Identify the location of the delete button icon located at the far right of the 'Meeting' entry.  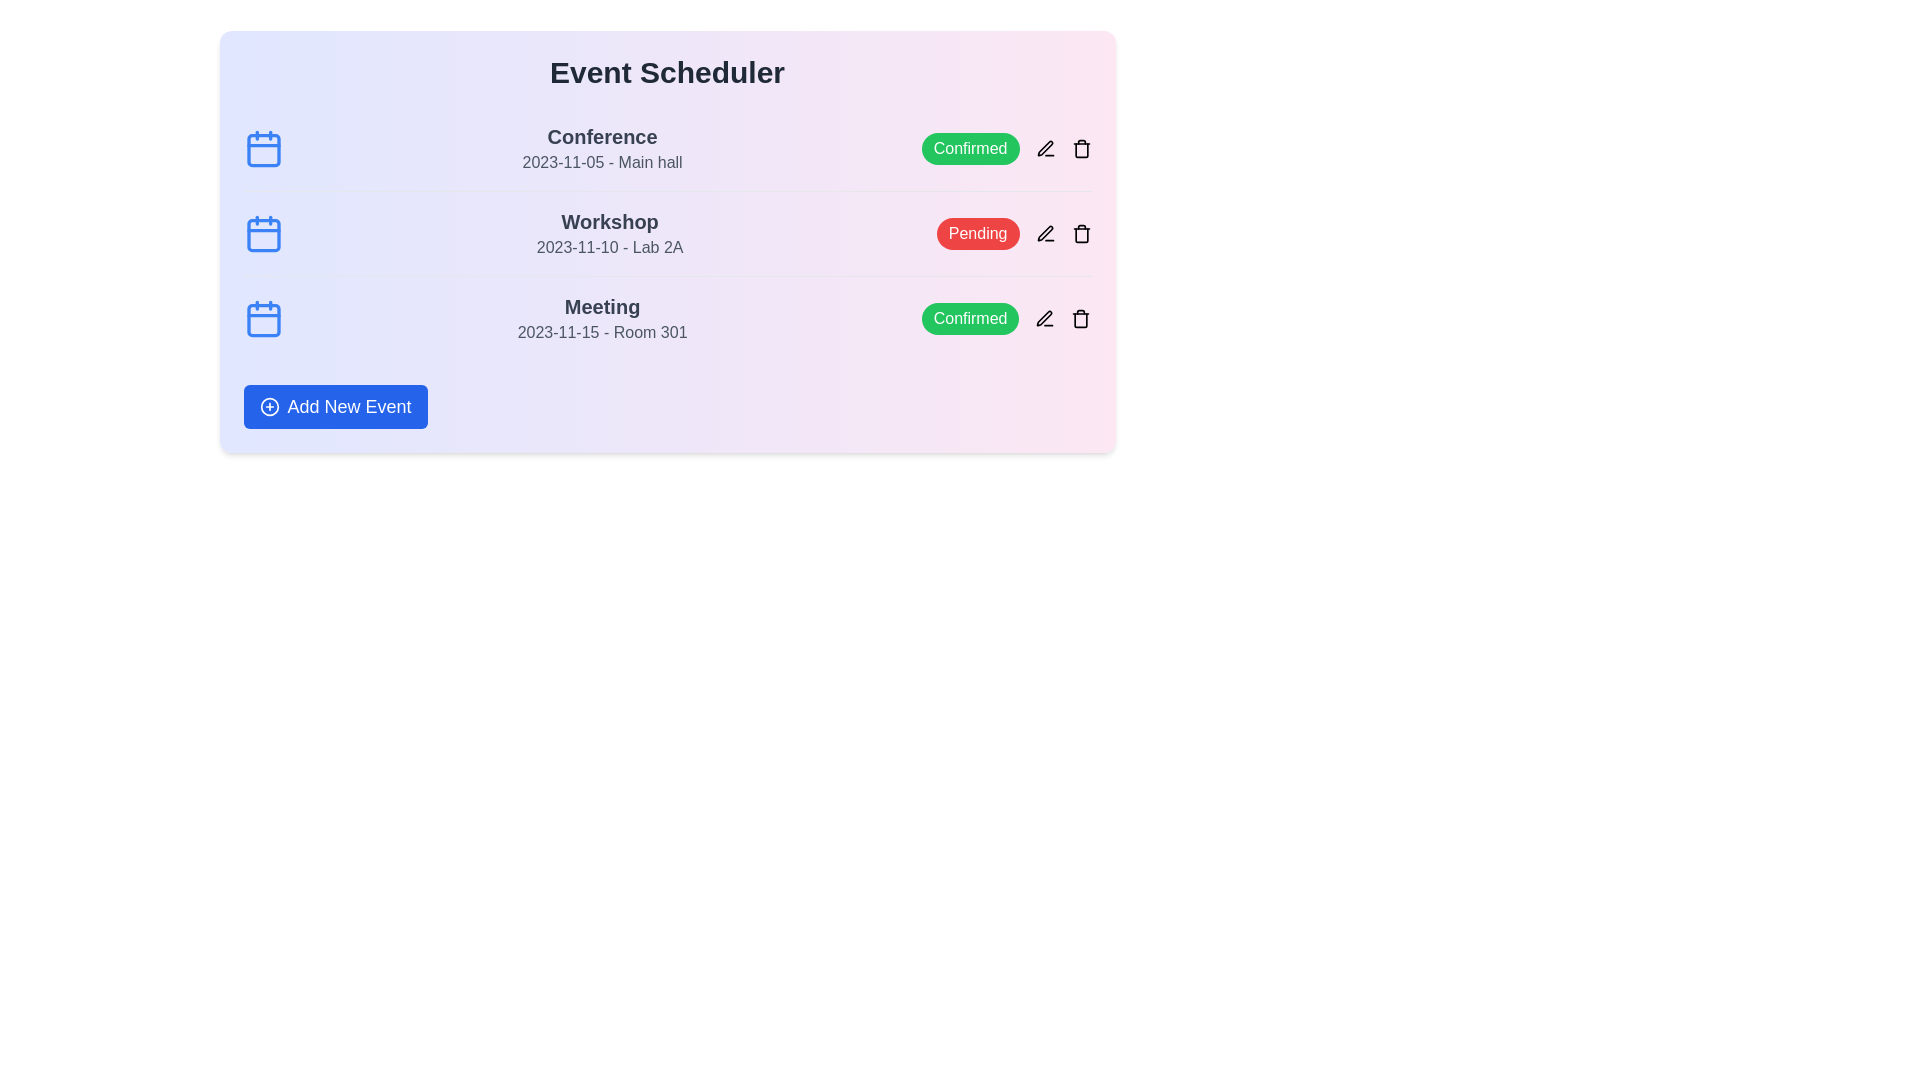
(1080, 318).